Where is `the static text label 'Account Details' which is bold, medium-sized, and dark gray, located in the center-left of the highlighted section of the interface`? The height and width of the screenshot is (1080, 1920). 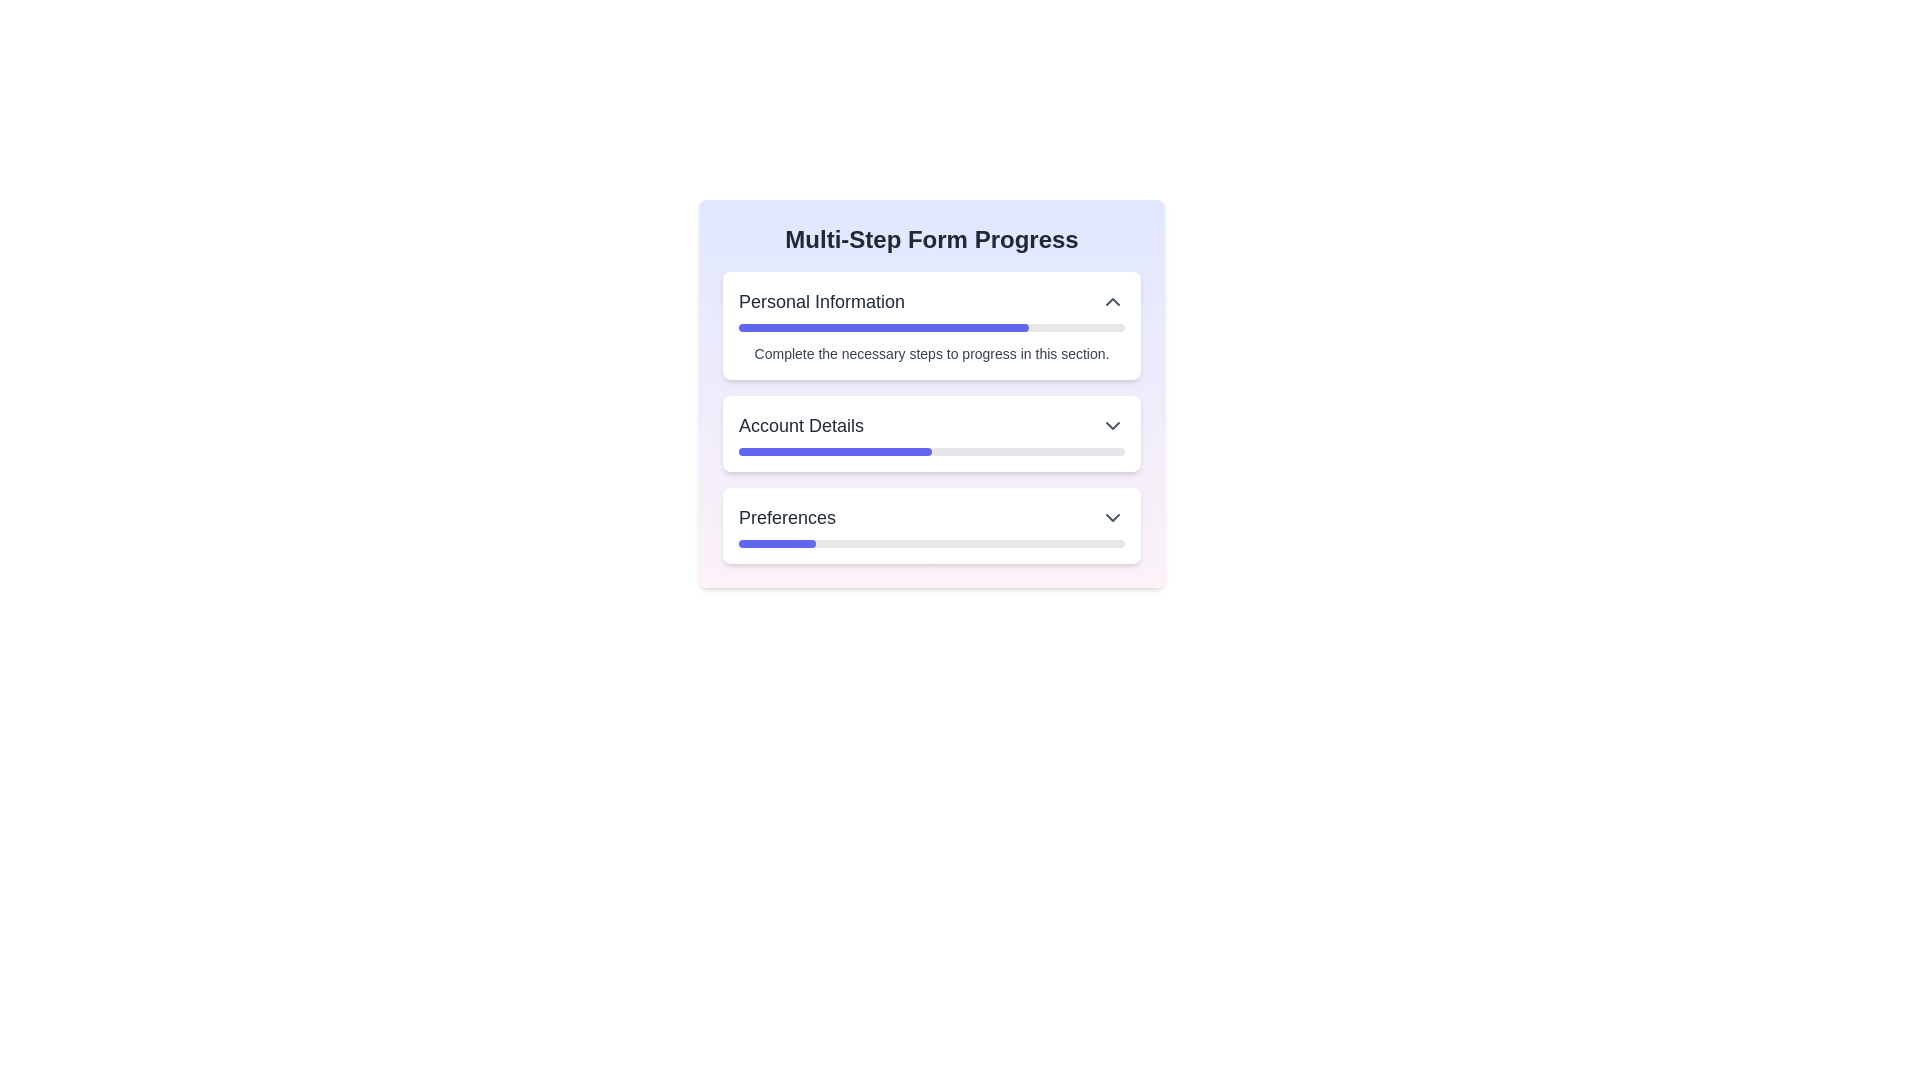 the static text label 'Account Details' which is bold, medium-sized, and dark gray, located in the center-left of the highlighted section of the interface is located at coordinates (801, 424).